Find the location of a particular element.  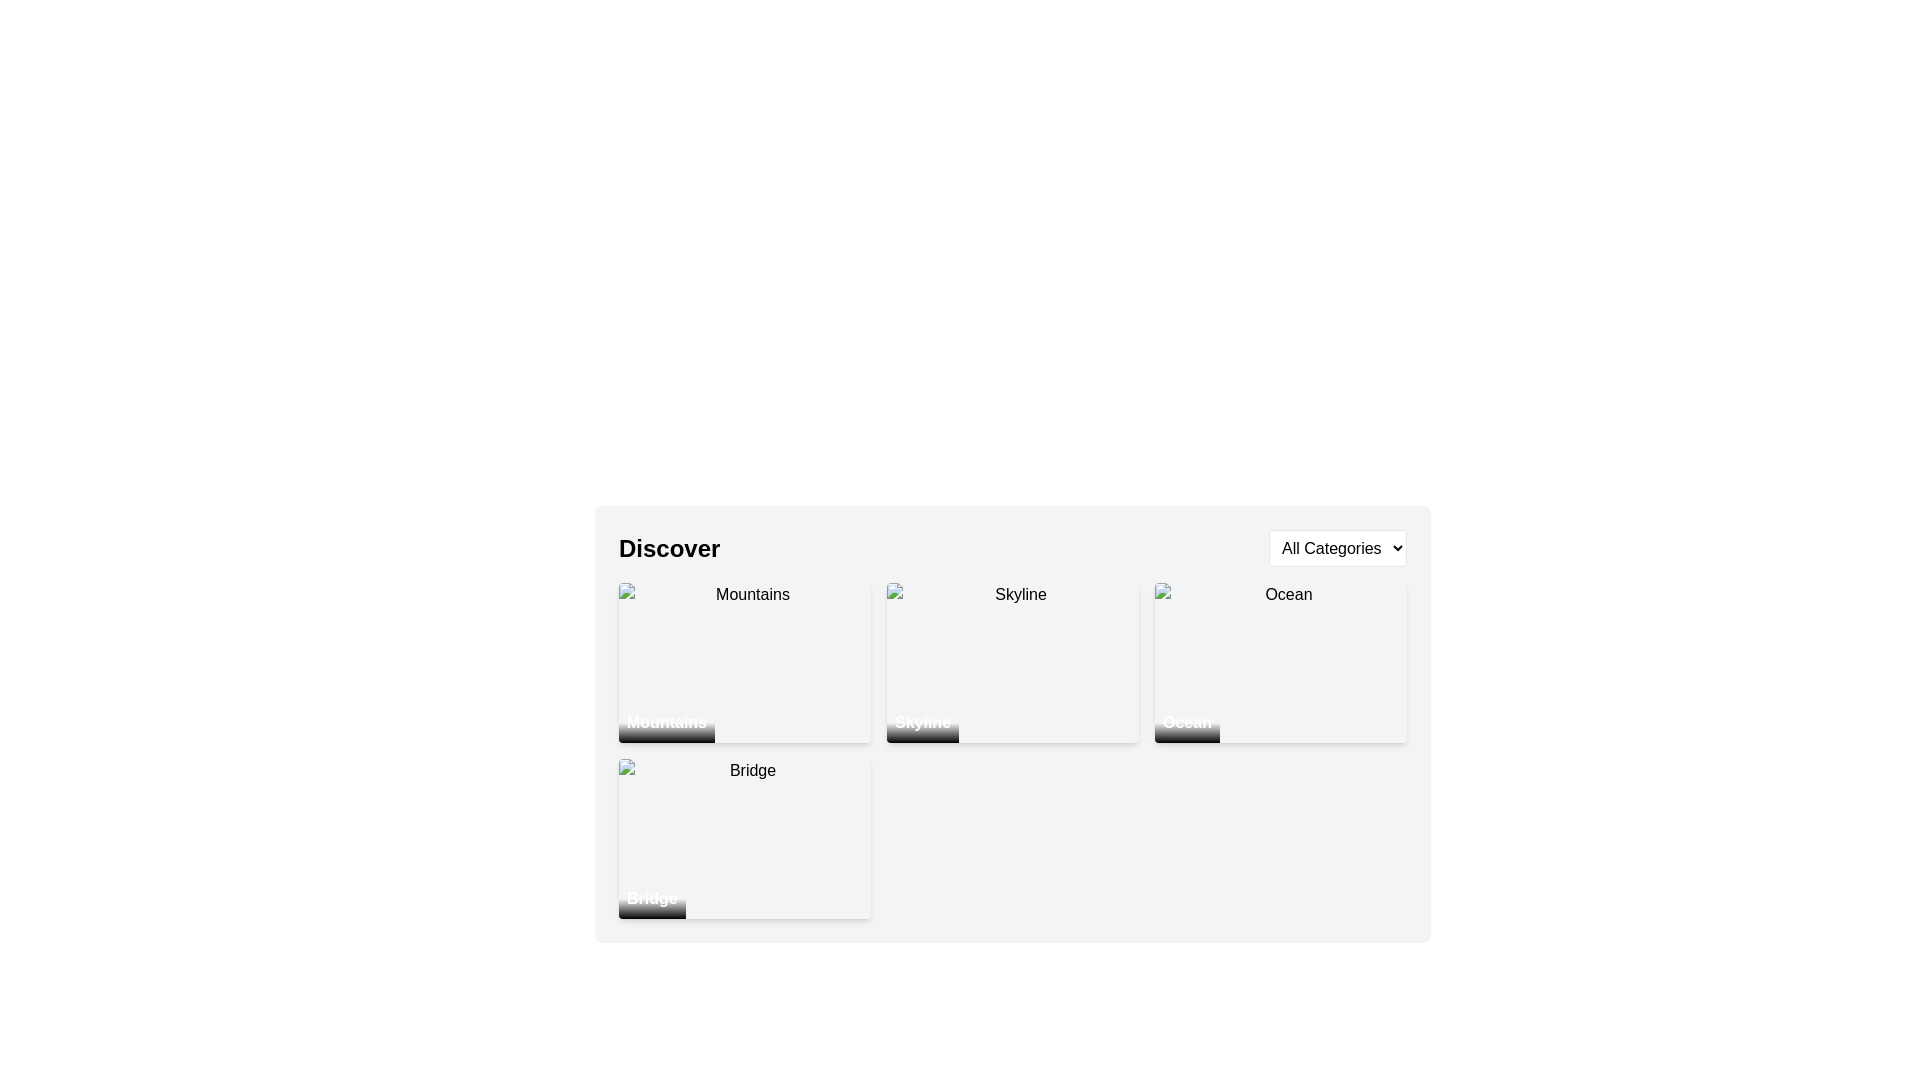

the display card labeled 'Bridge' located in the first column of the third row, which follows the cards labeled 'Mountains,' 'Skyline,' and 'Ocean.' is located at coordinates (743, 839).